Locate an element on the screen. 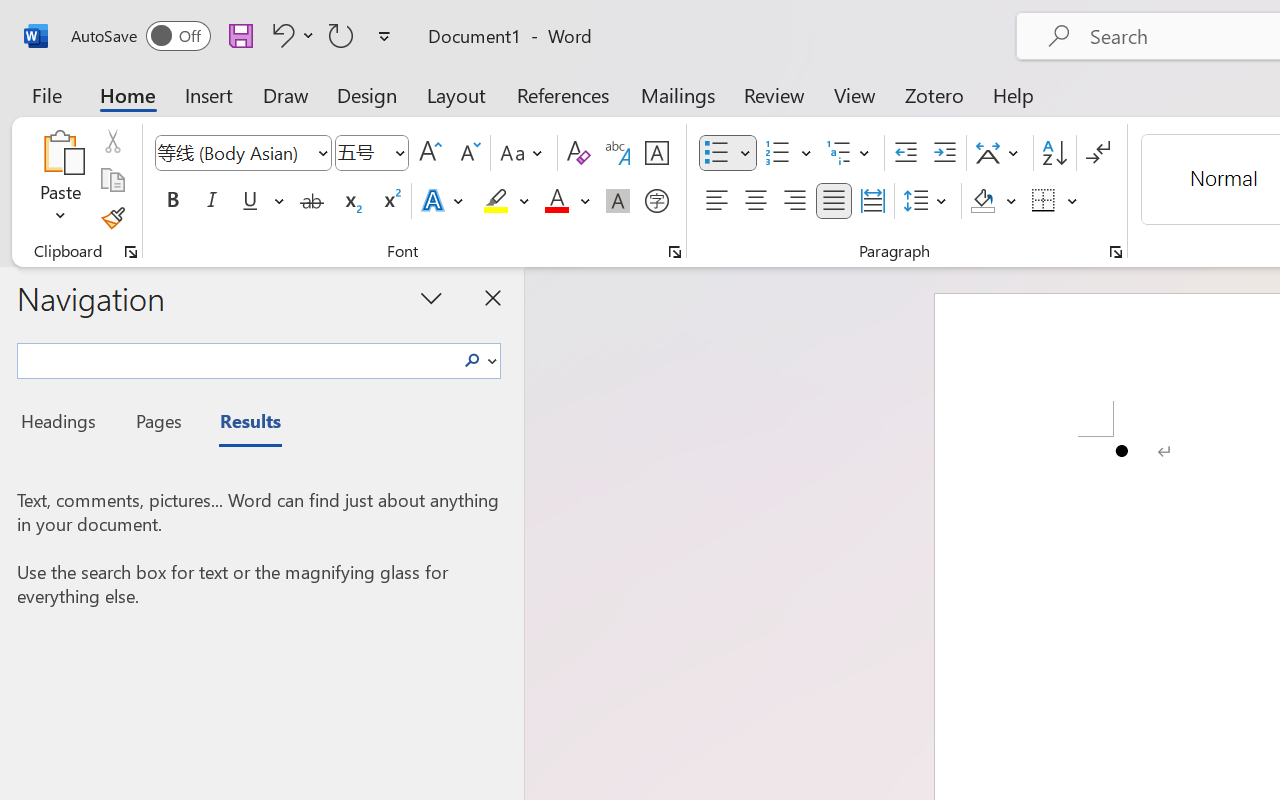  'Pages' is located at coordinates (155, 424).